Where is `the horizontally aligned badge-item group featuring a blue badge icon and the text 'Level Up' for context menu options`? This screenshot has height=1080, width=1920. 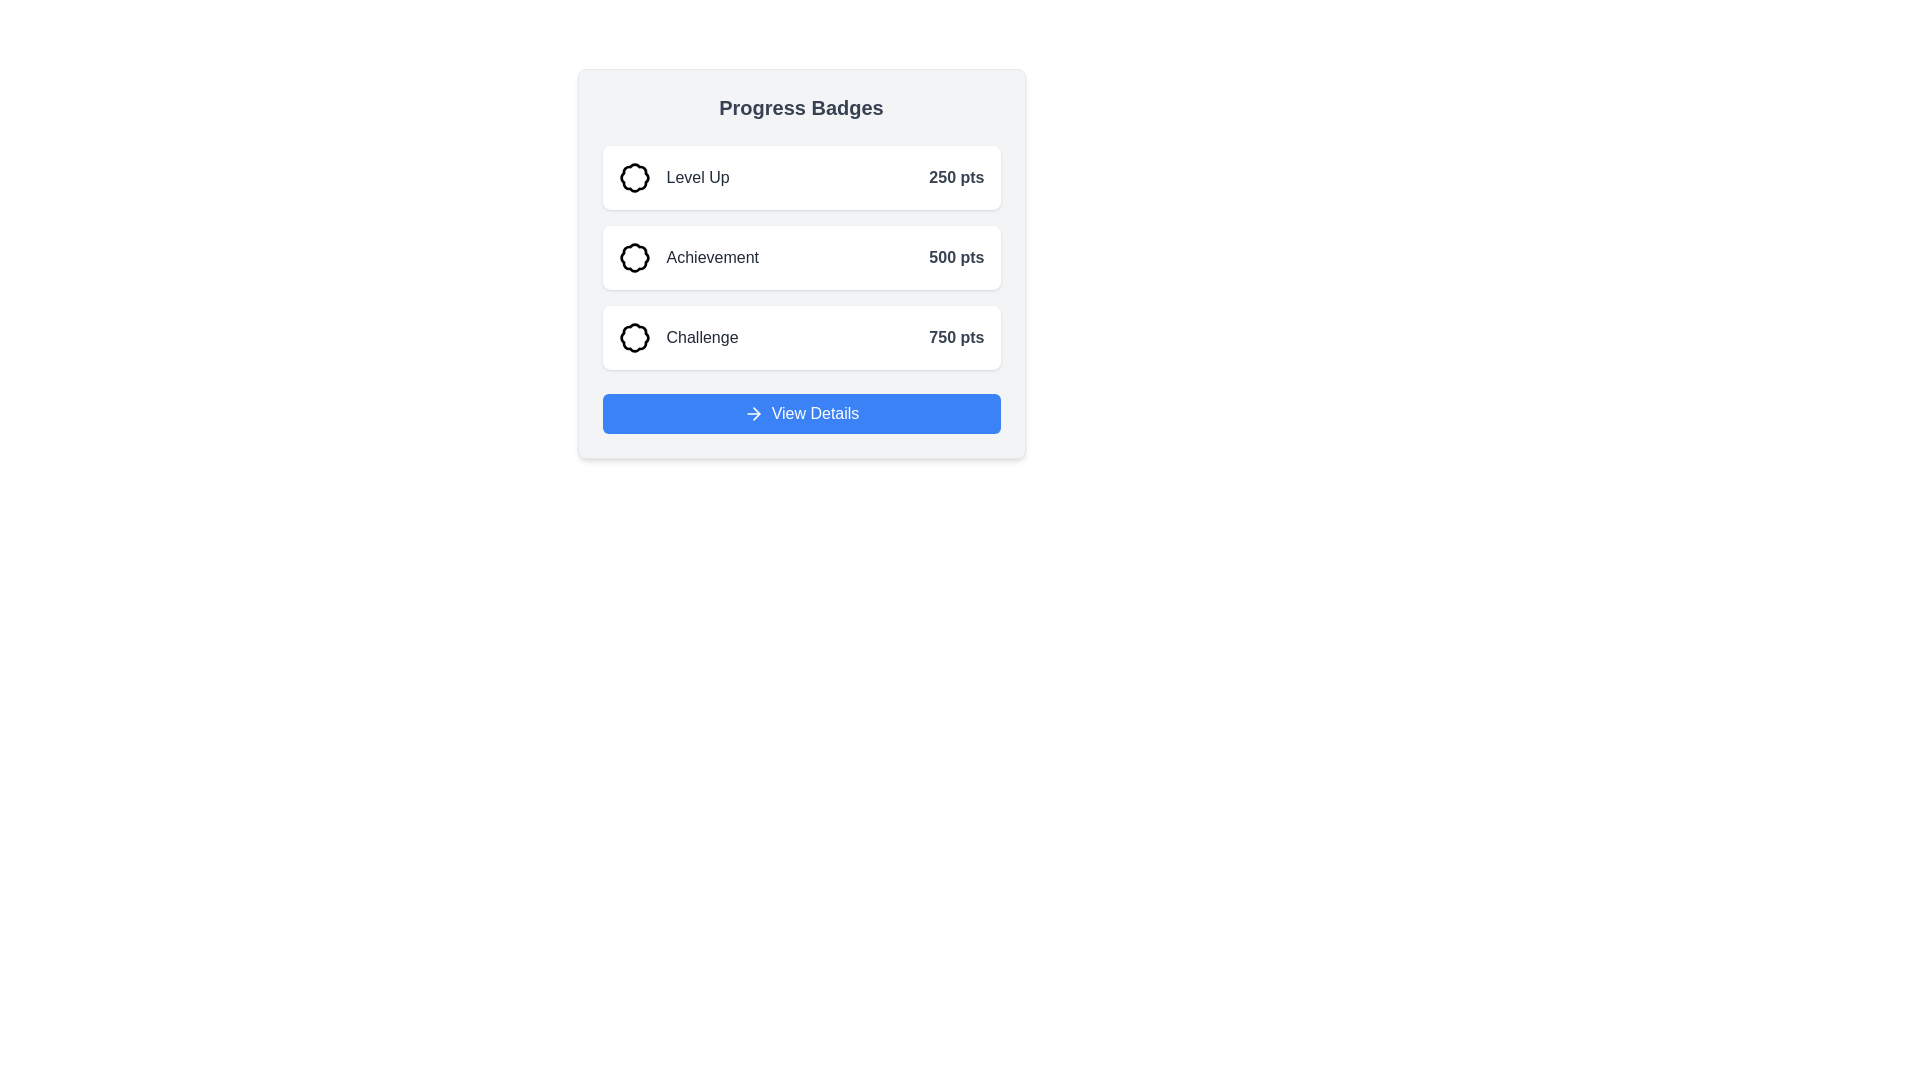 the horizontally aligned badge-item group featuring a blue badge icon and the text 'Level Up' for context menu options is located at coordinates (674, 176).